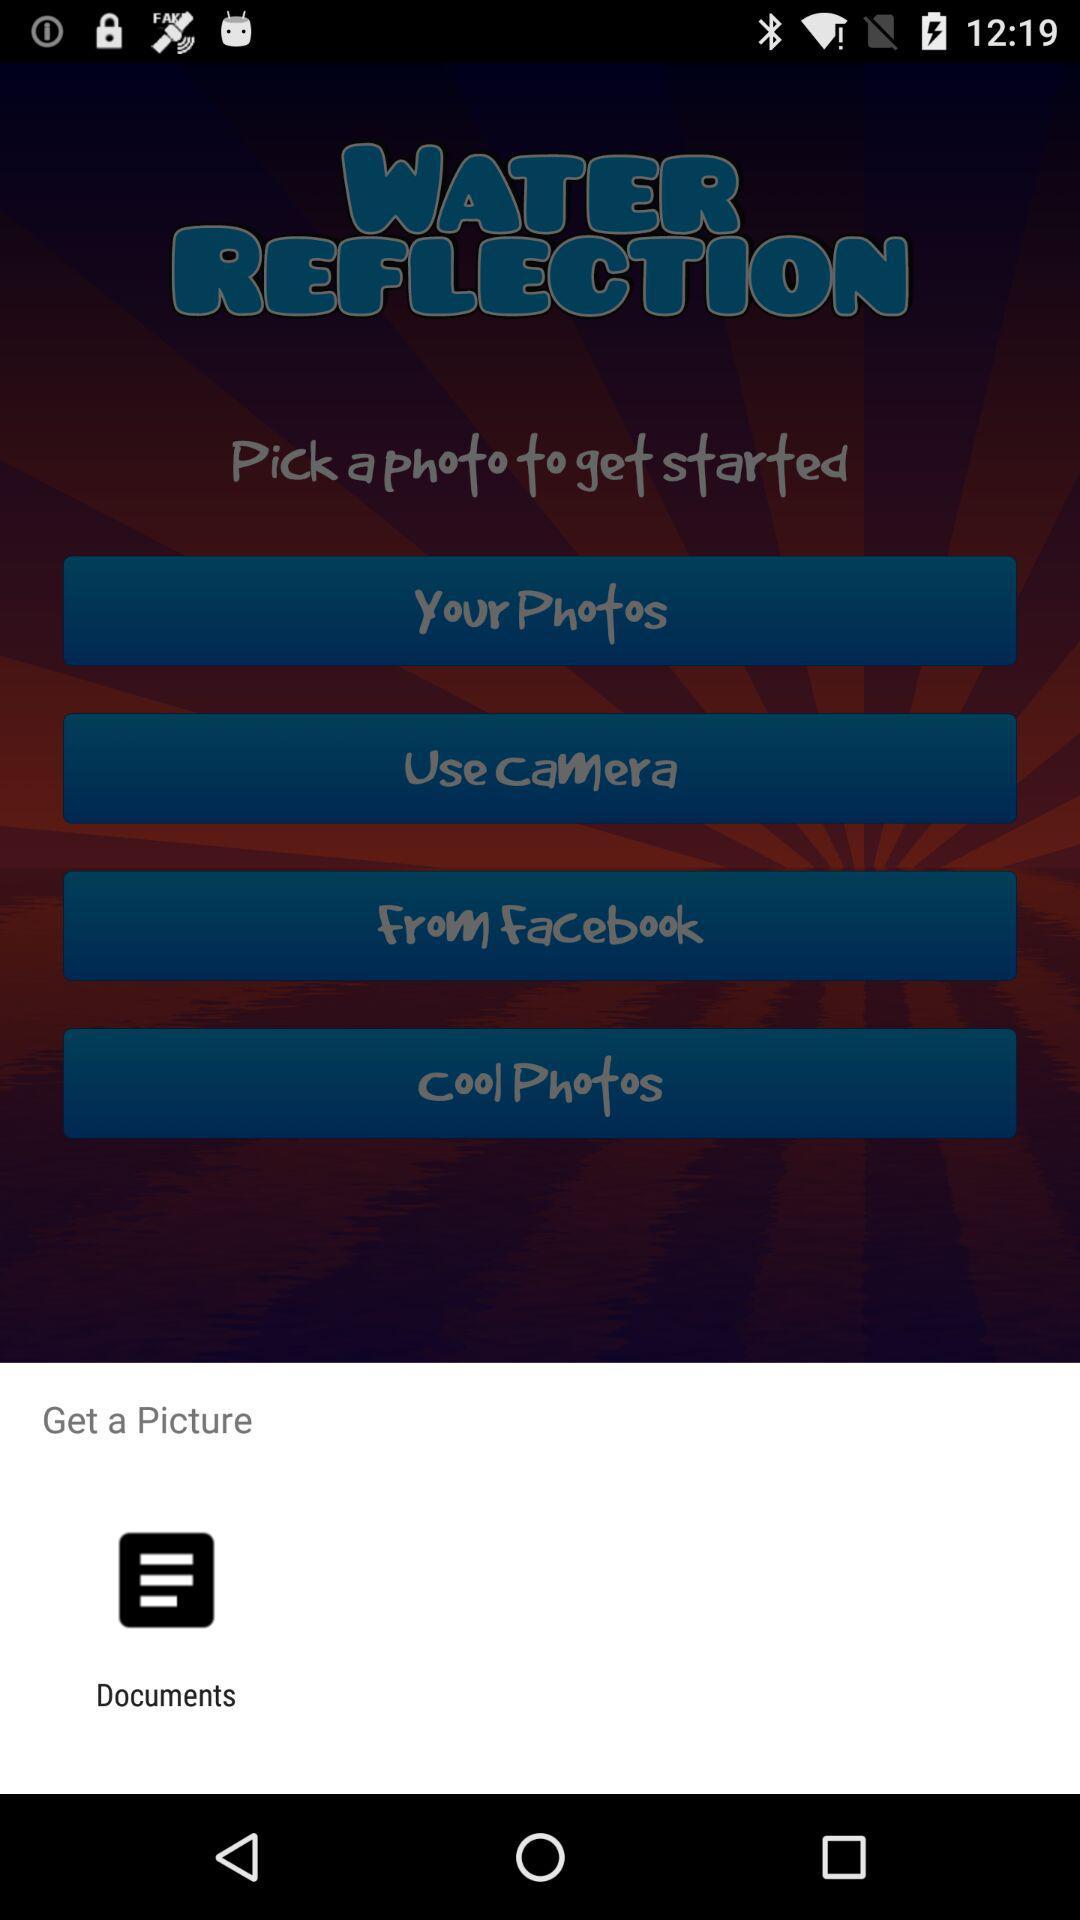 The height and width of the screenshot is (1920, 1080). I want to click on documents item, so click(165, 1711).